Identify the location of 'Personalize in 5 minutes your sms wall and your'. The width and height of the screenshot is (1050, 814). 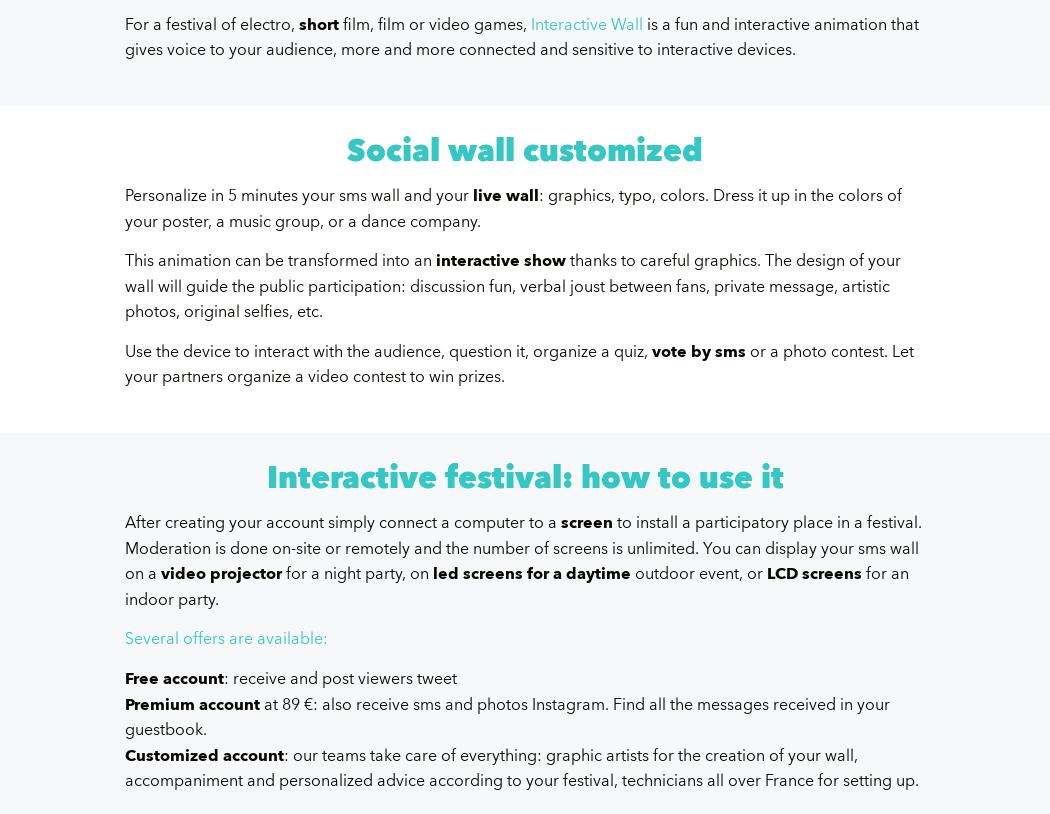
(298, 194).